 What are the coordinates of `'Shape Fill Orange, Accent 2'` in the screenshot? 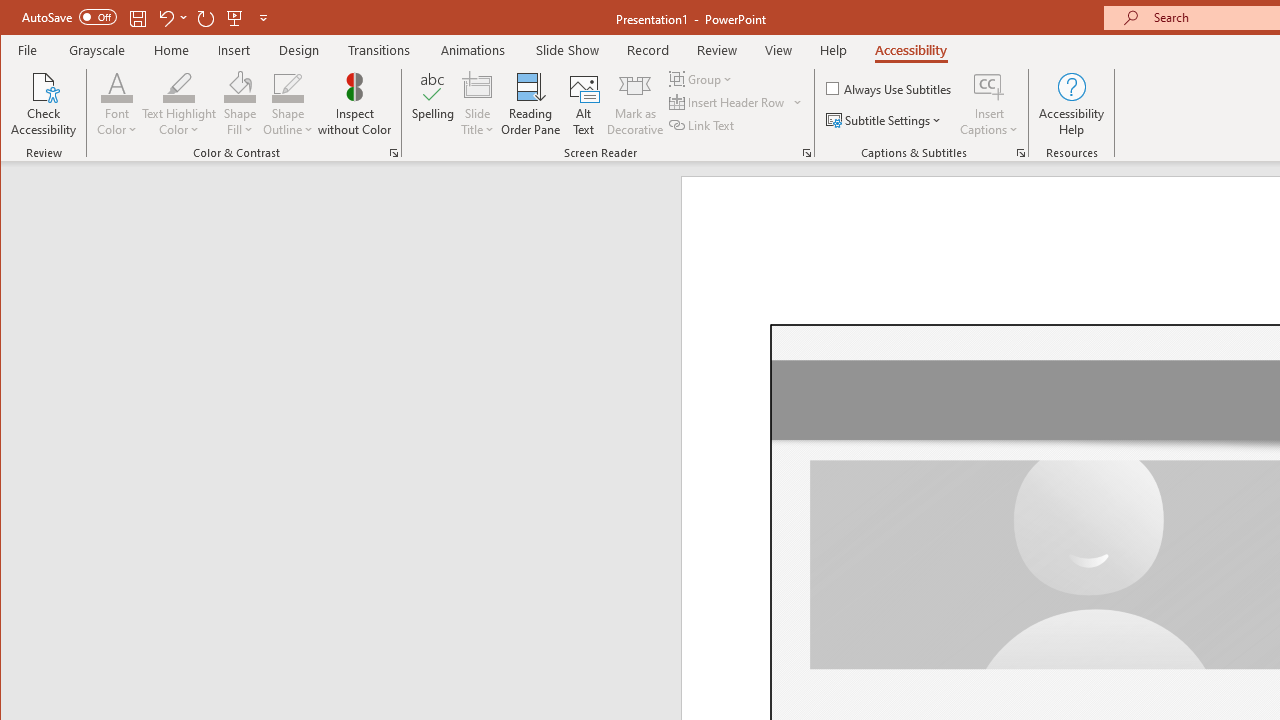 It's located at (240, 85).